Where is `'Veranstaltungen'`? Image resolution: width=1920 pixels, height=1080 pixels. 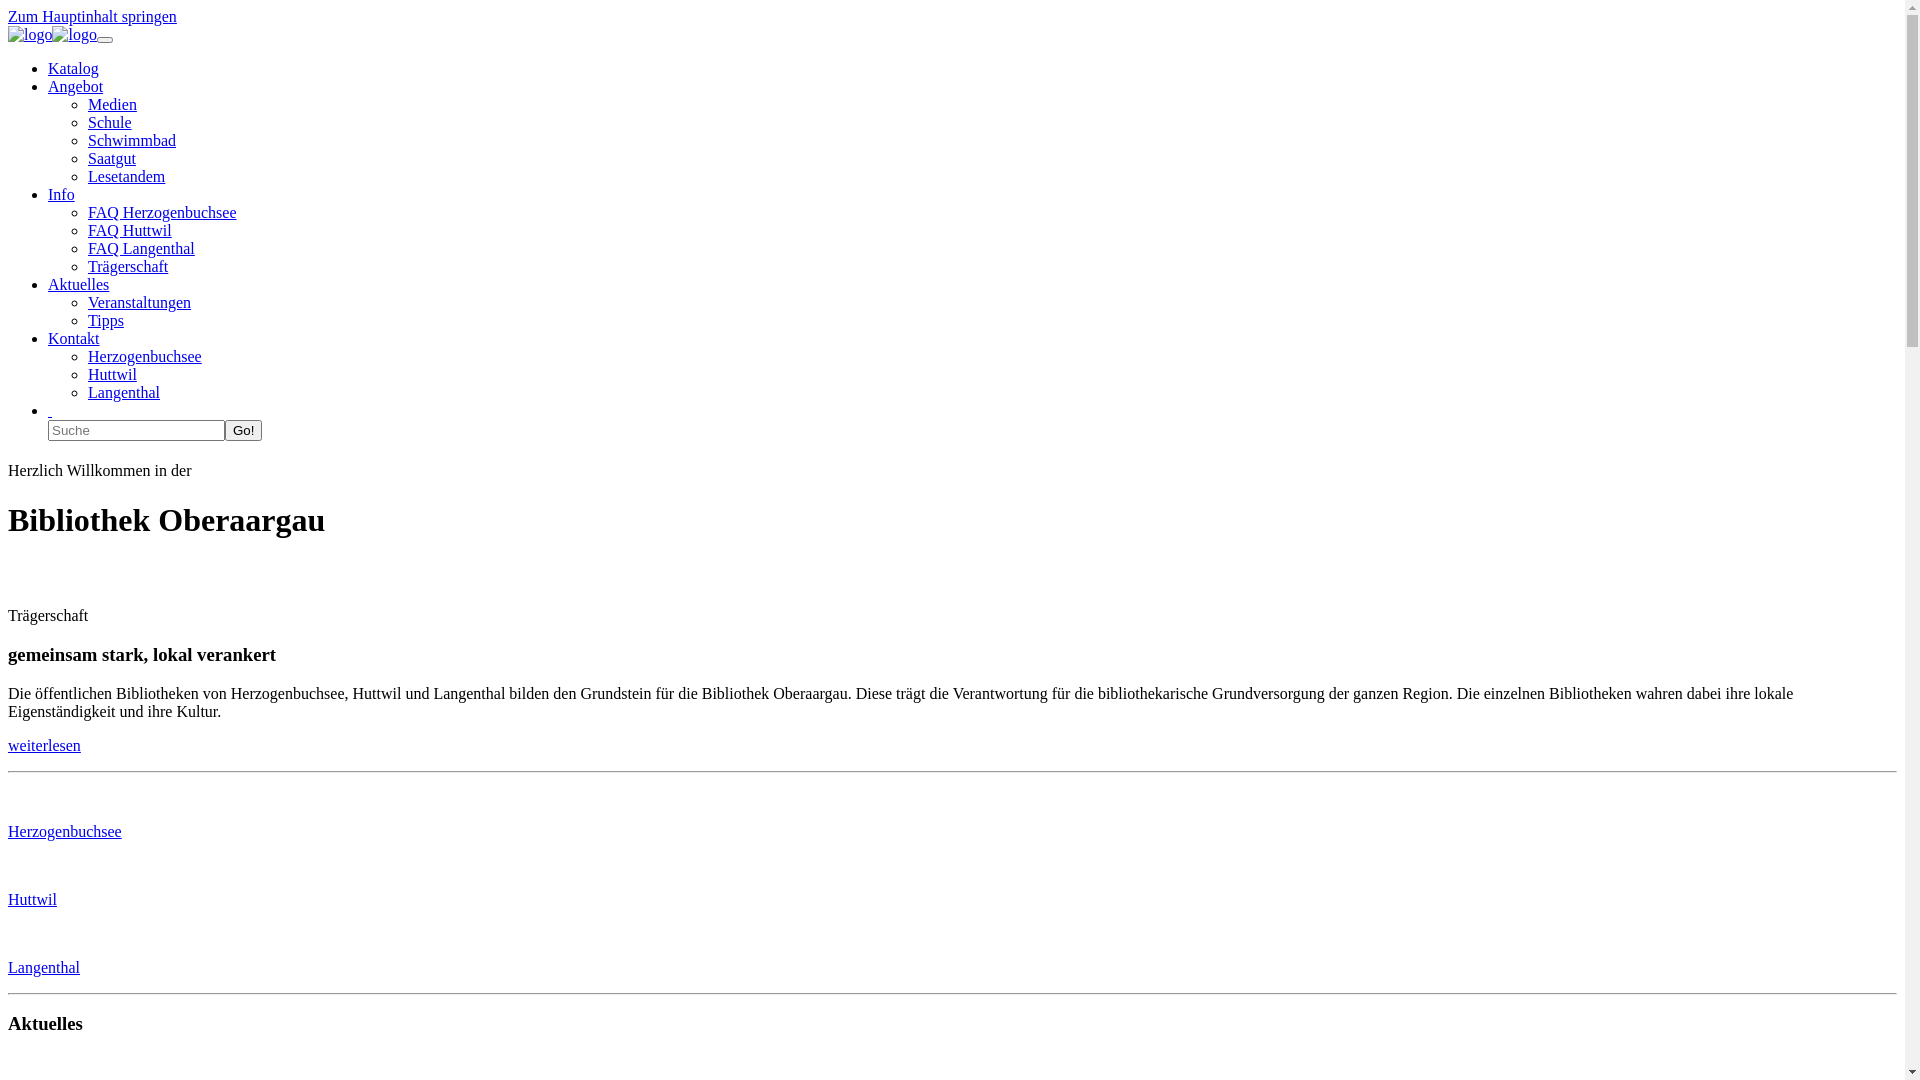
'Veranstaltungen' is located at coordinates (86, 302).